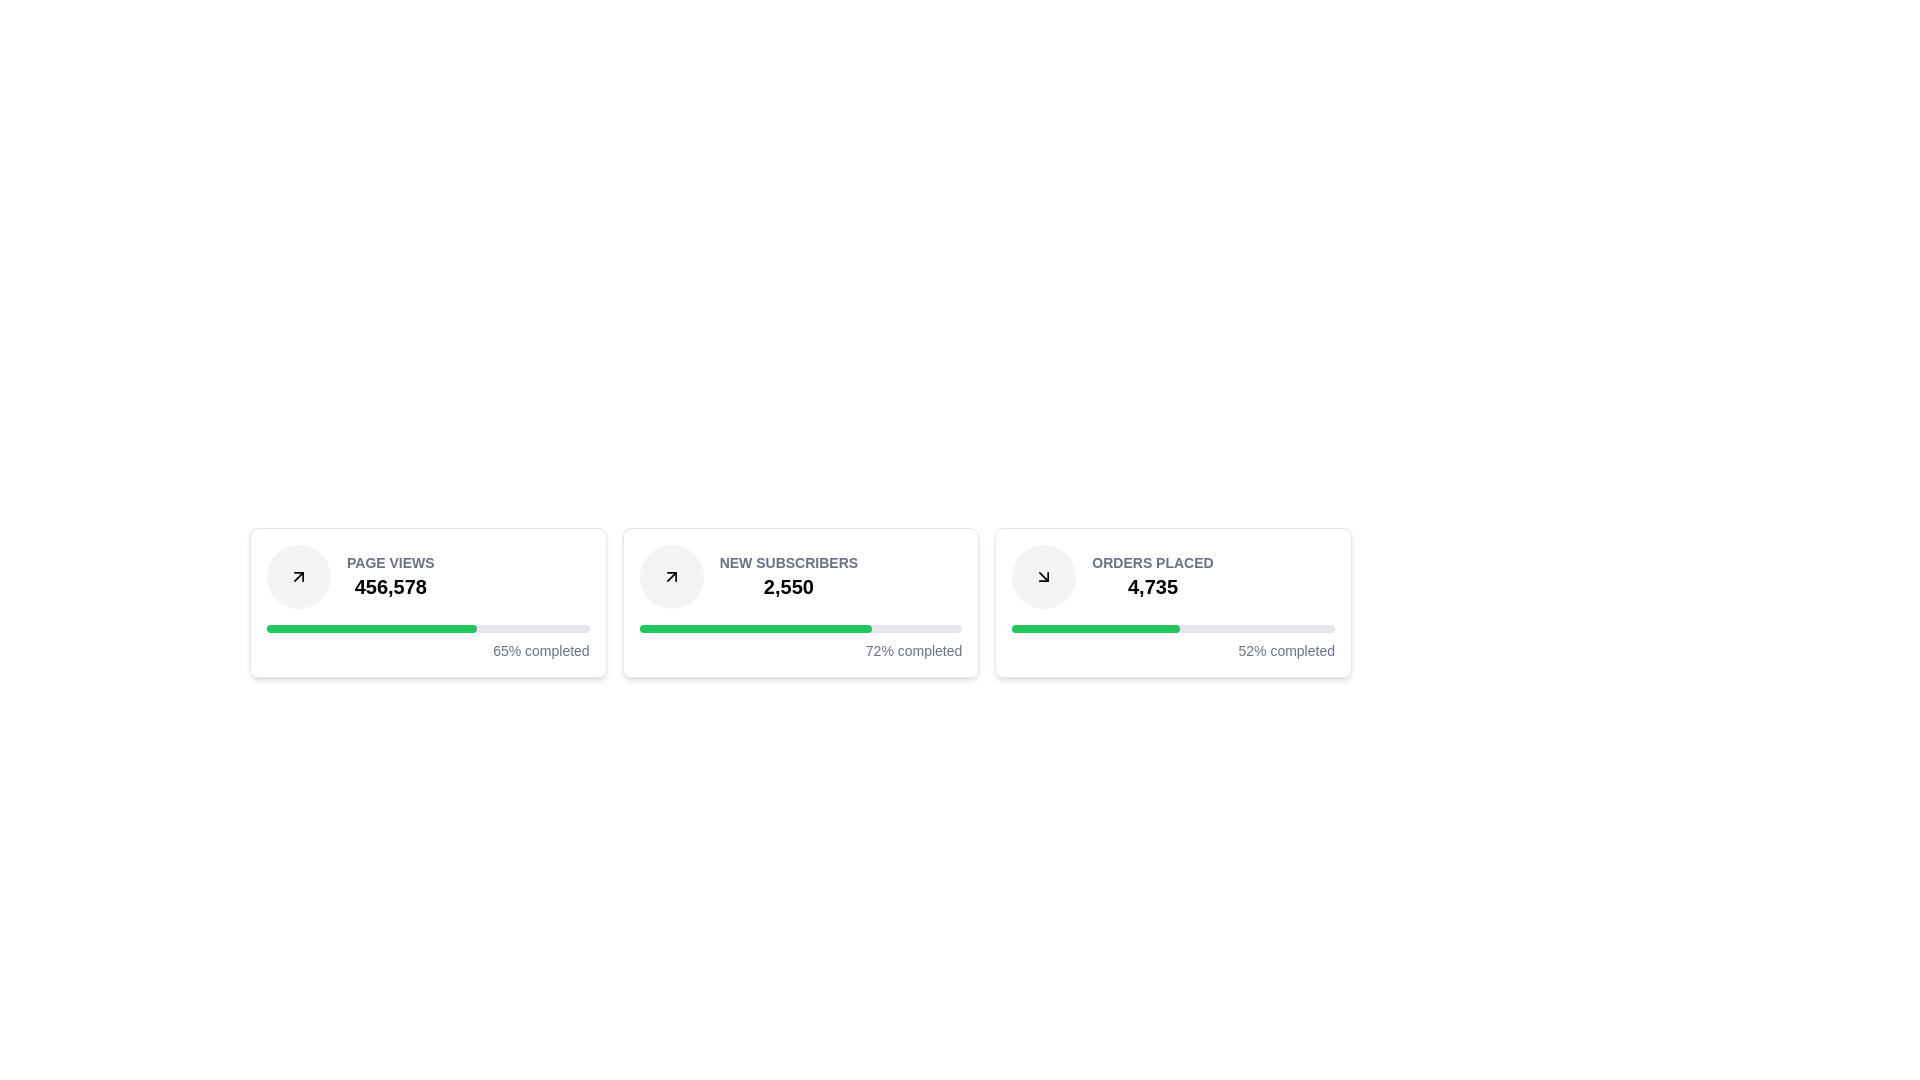 This screenshot has height=1080, width=1920. What do you see at coordinates (1152, 577) in the screenshot?
I see `the text display element showing 'ORDERS PLACED' and the numerical value '4,735', which is styled in bold fonts and positioned in the third summary card to the far right` at bounding box center [1152, 577].